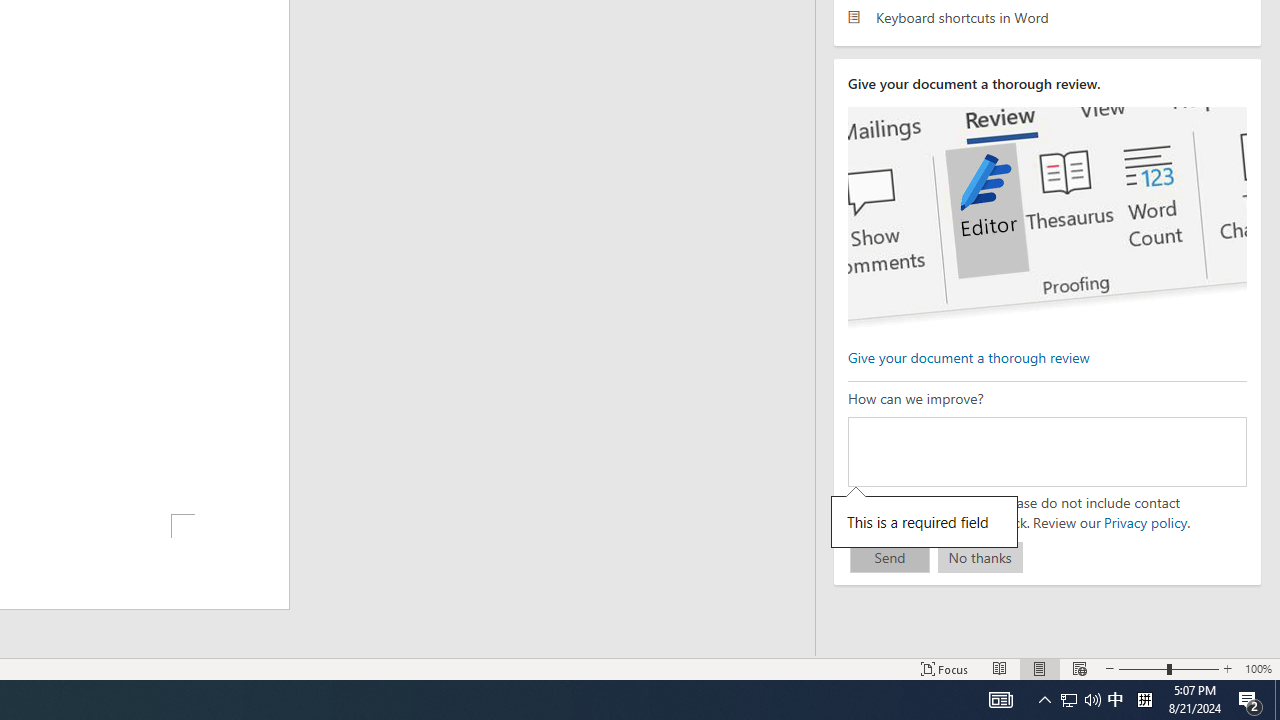 The image size is (1280, 720). I want to click on 'How can we improve?', so click(1046, 451).